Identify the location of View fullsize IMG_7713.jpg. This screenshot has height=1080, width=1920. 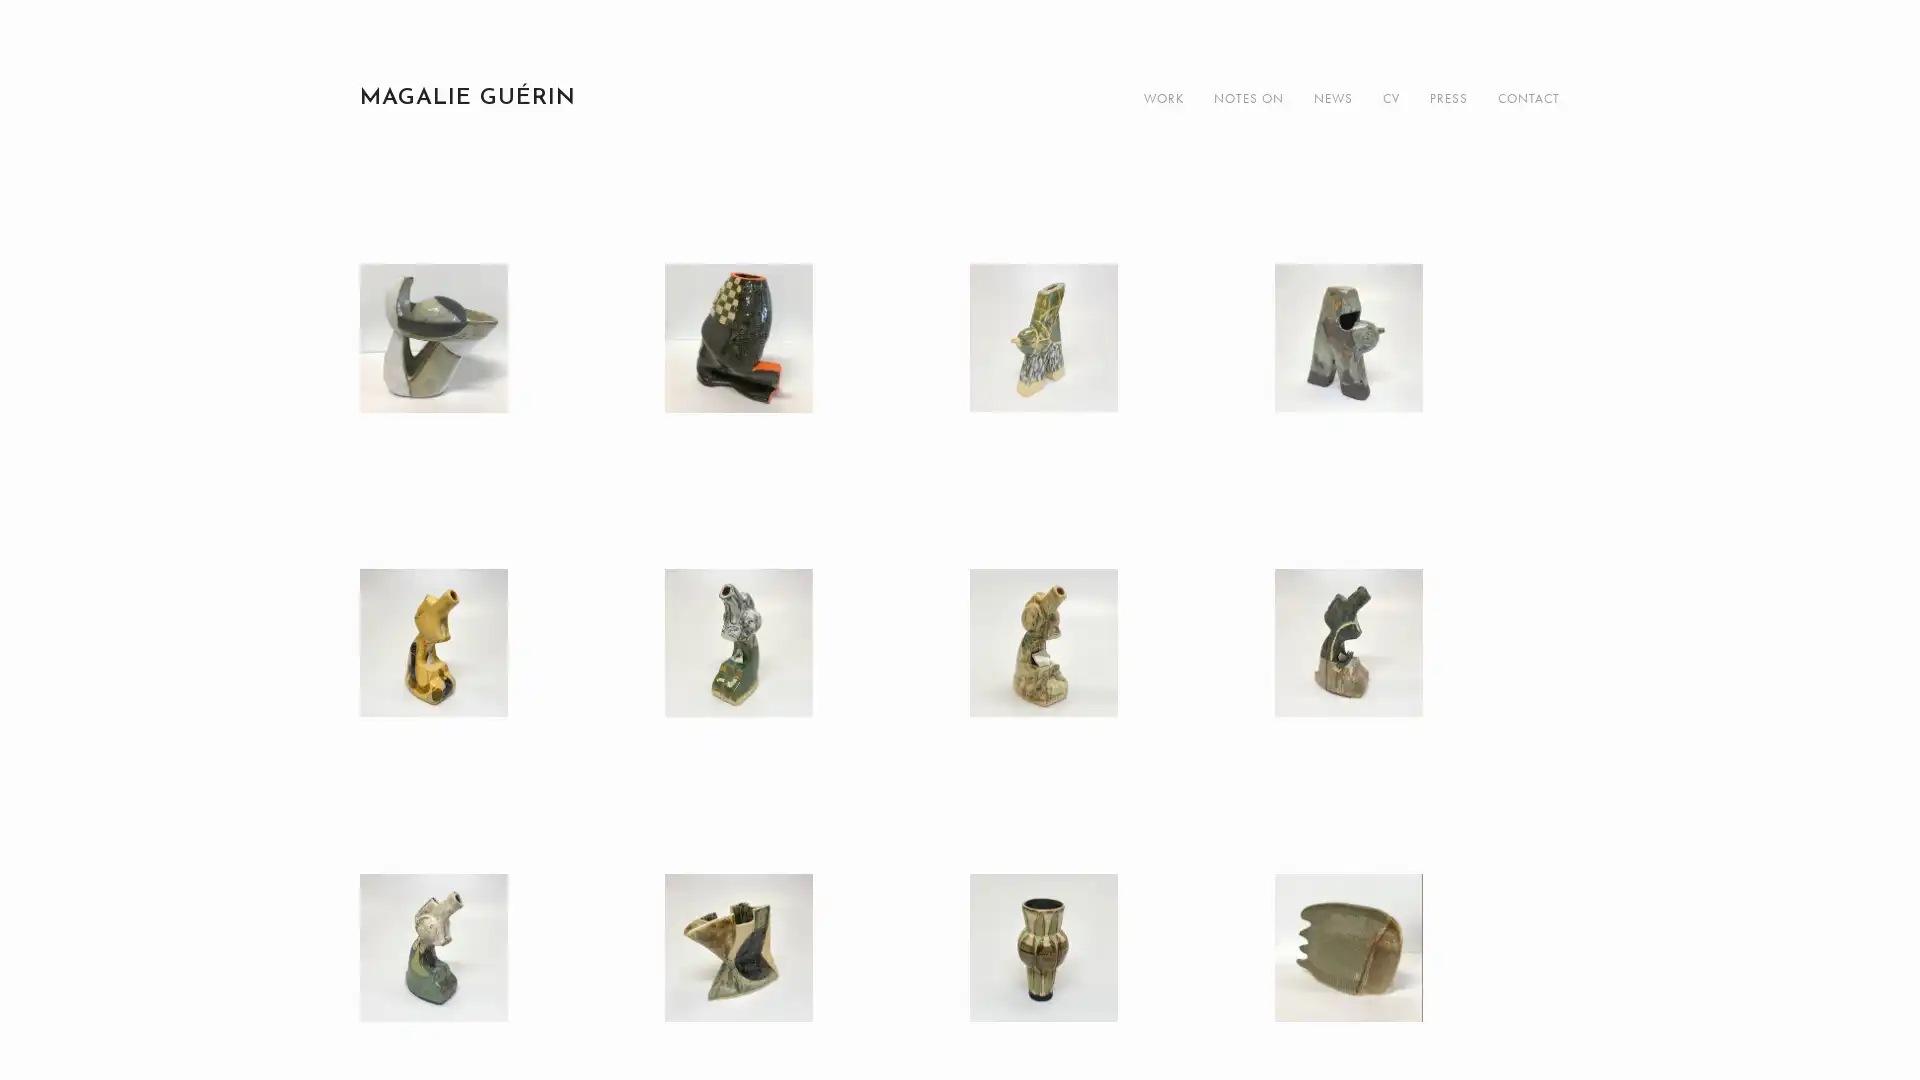
(1111, 710).